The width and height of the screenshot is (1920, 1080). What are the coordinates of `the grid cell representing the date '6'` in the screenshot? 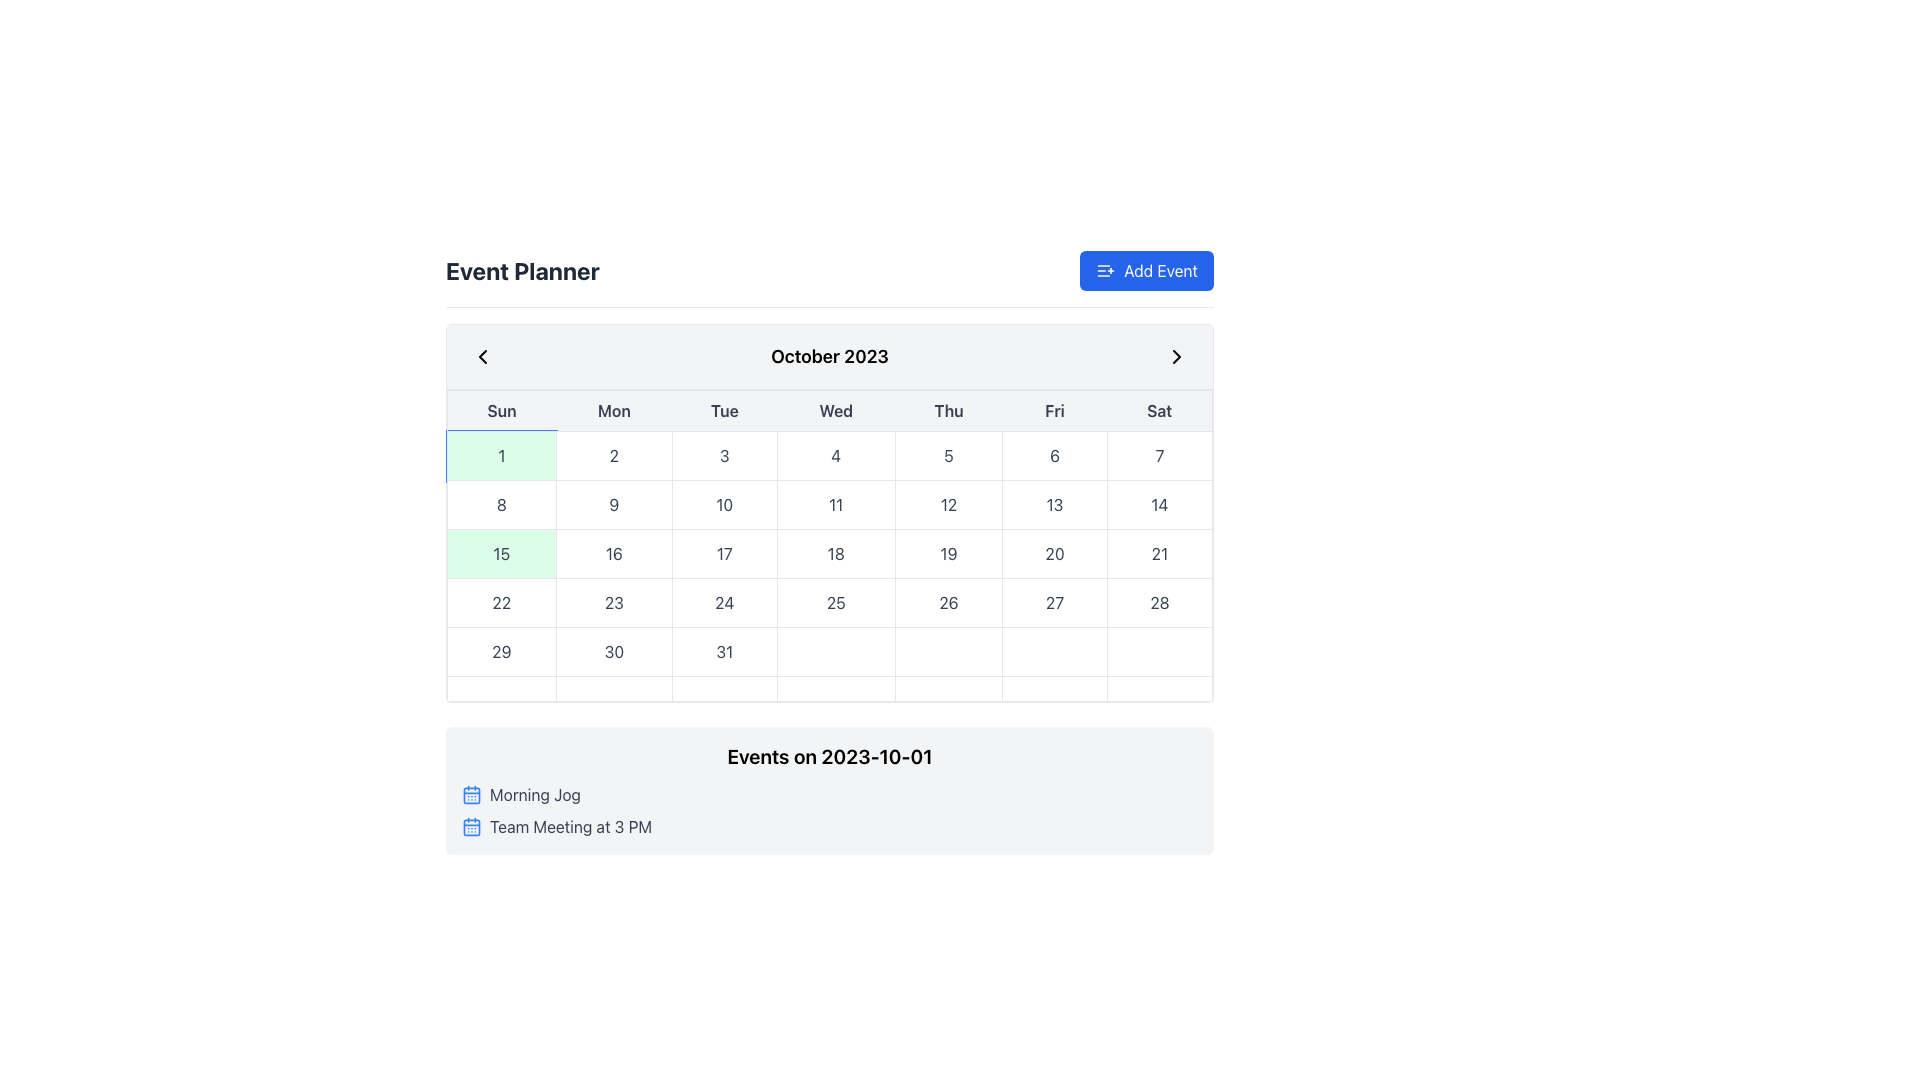 It's located at (1054, 455).